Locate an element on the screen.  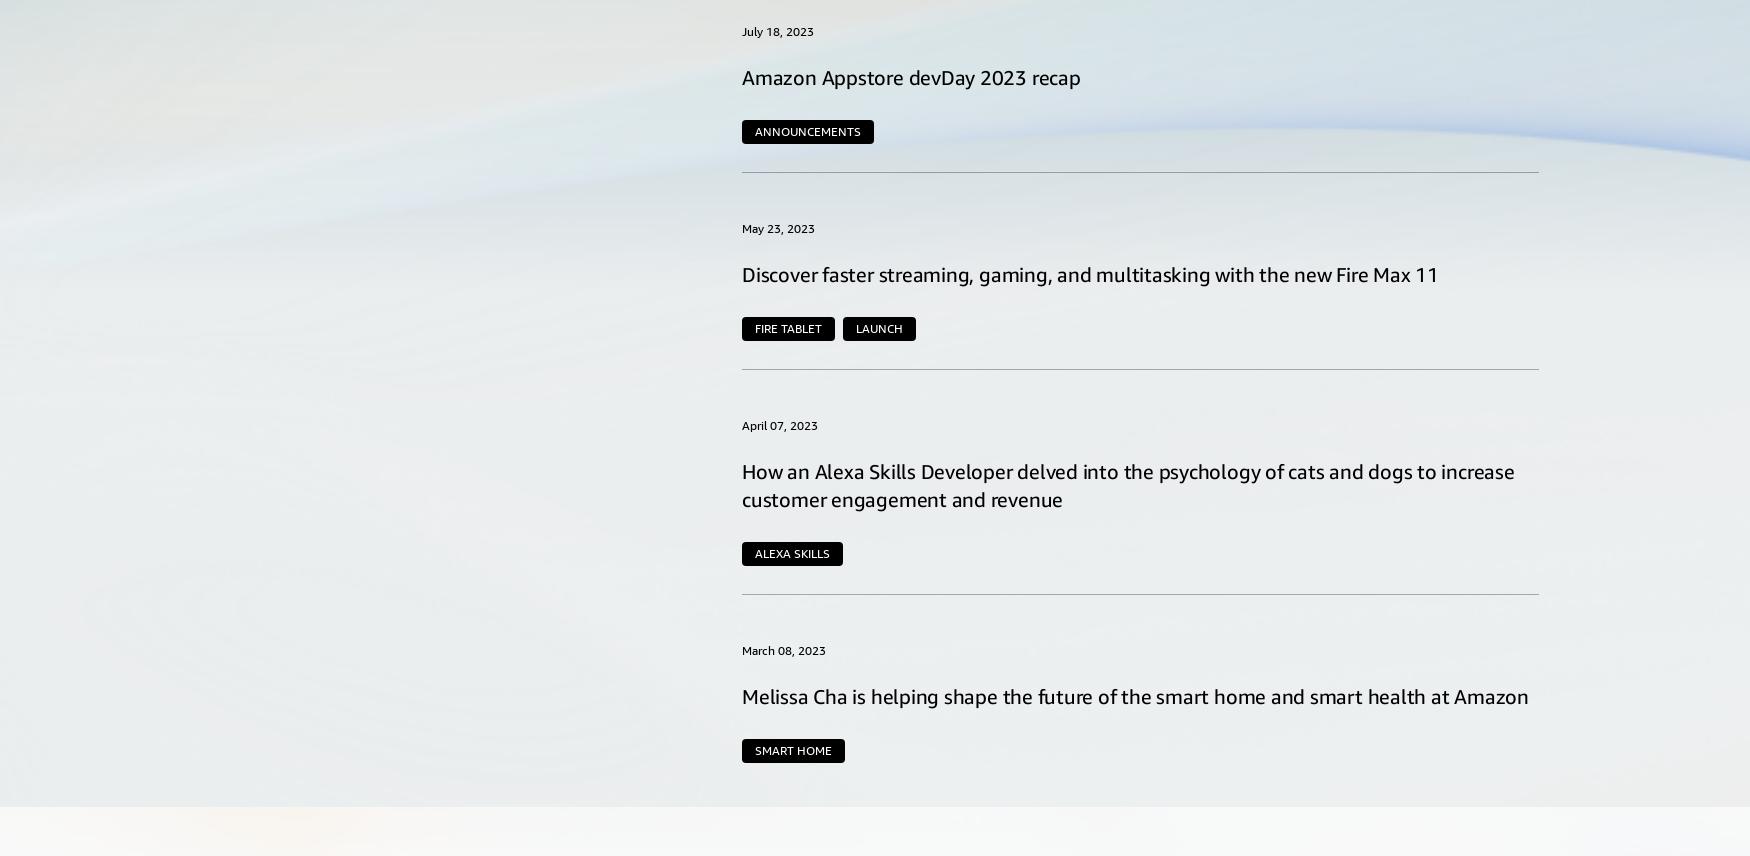
'How an Alexa Skills Developer delved into the psychology of cats and dogs to increase customer engagement and revenue' is located at coordinates (1127, 483).